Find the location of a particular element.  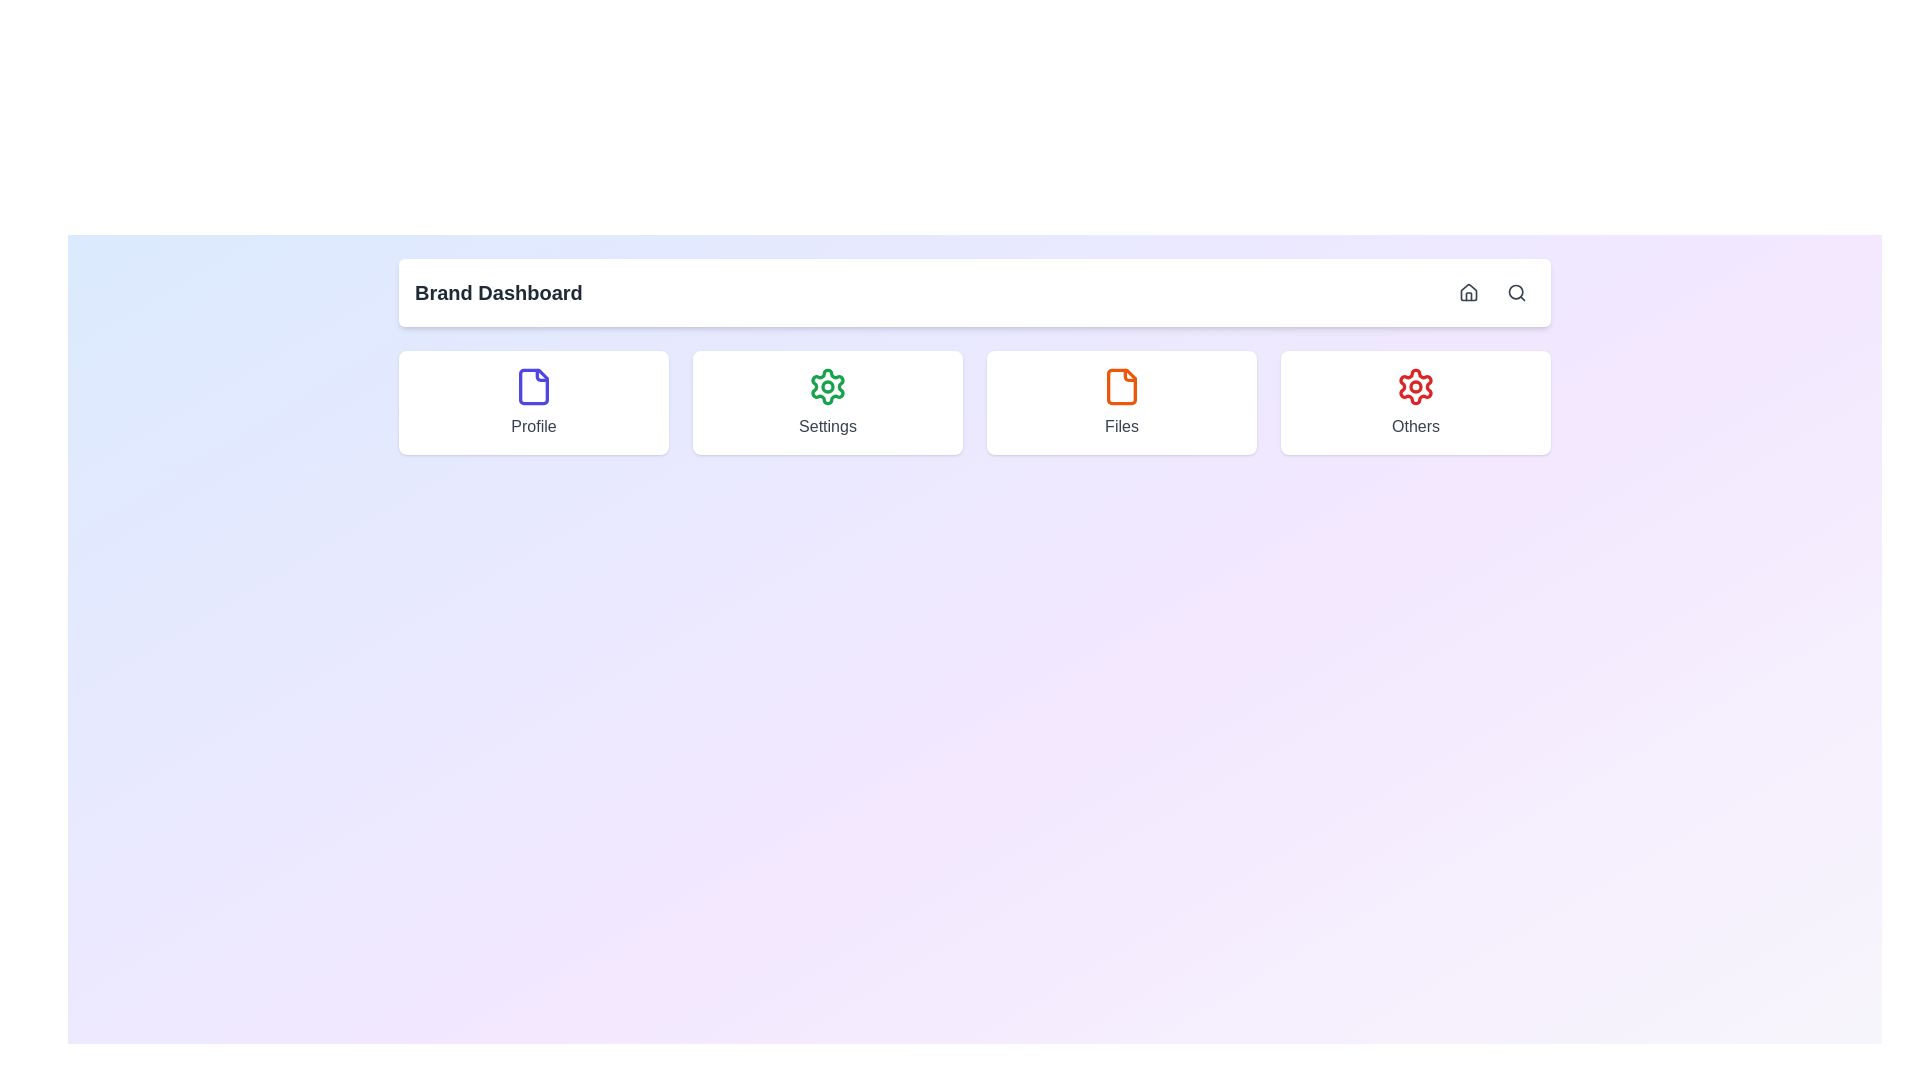

the green gear icon that is centered above the 'Settings' text is located at coordinates (828, 386).